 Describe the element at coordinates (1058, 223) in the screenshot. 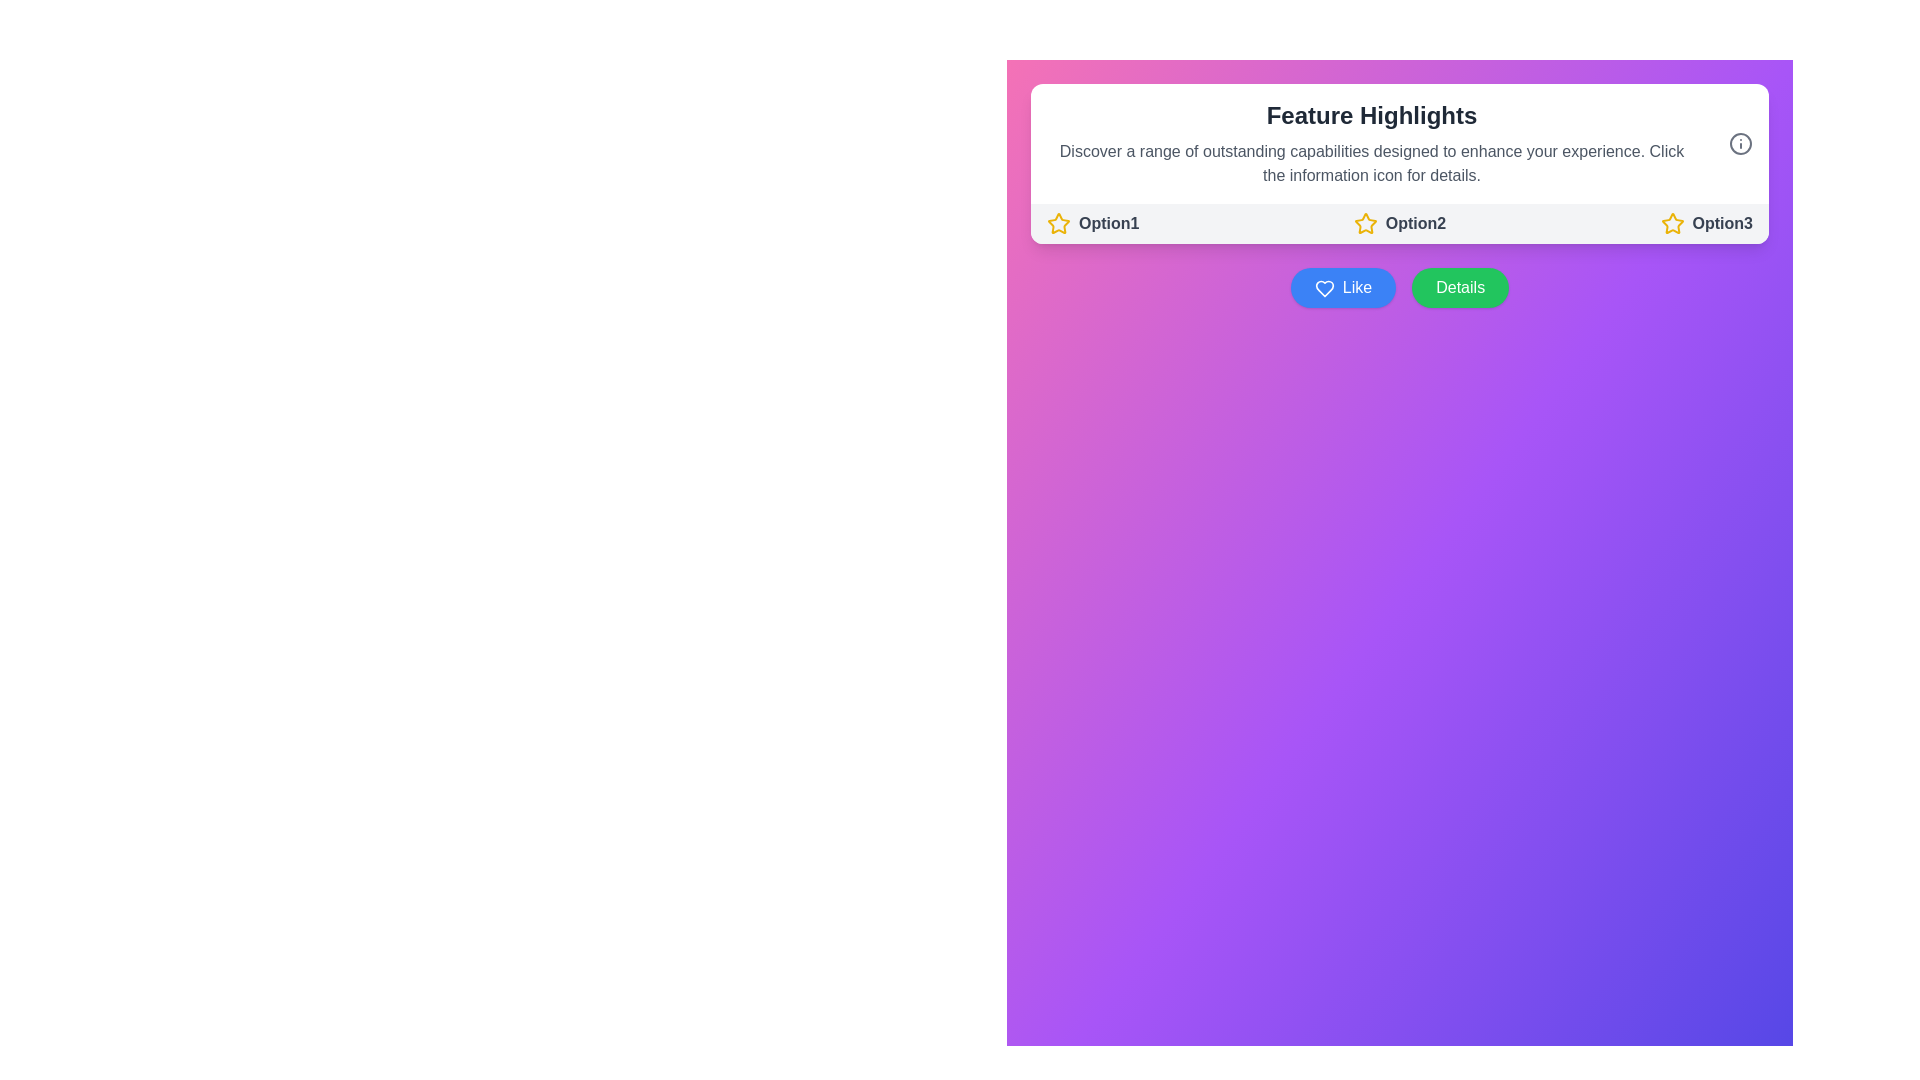

I see `the SVG Icon representing the selectable option for 'Option1' located in the top section under 'Feature Highlights'` at that location.